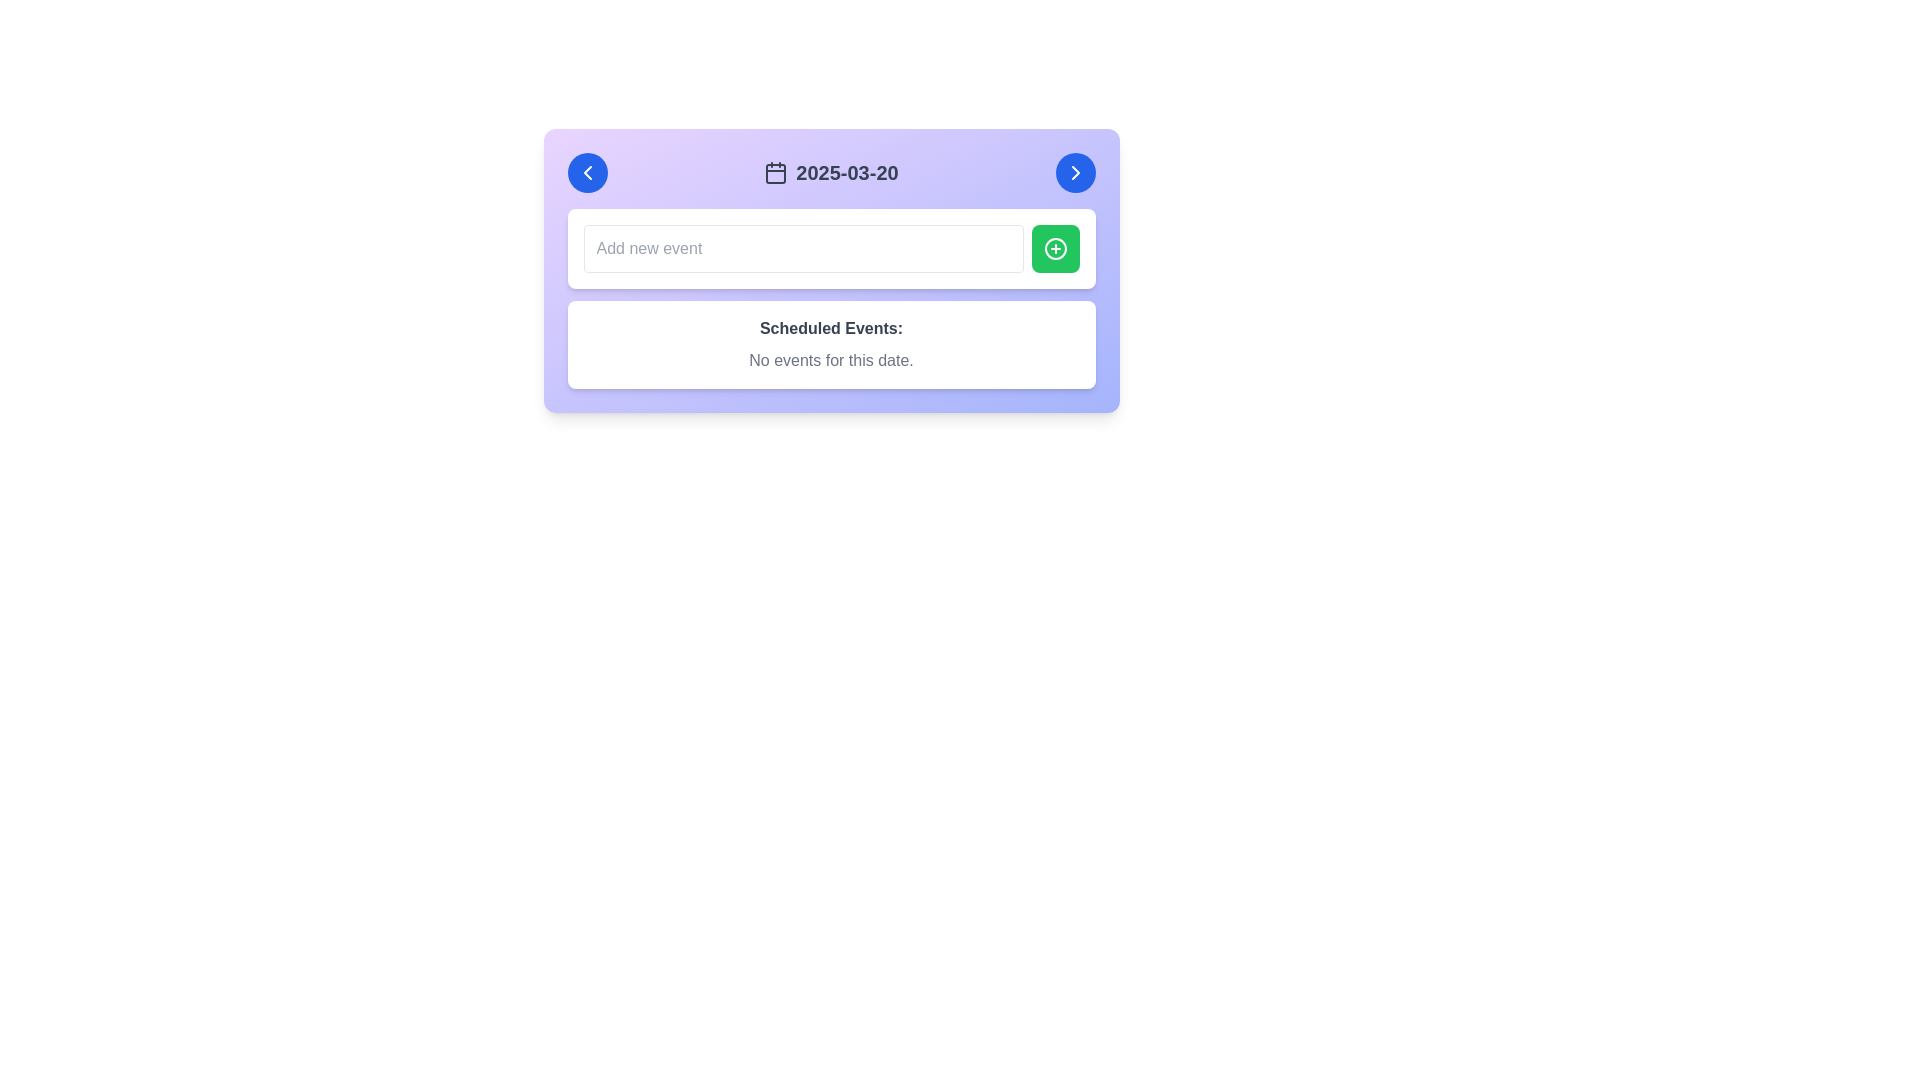 This screenshot has height=1080, width=1920. What do you see at coordinates (586, 172) in the screenshot?
I see `the circular blue button with a white left-facing chevron icon located on the far left, to the left of the date display '2025-03-20'` at bounding box center [586, 172].